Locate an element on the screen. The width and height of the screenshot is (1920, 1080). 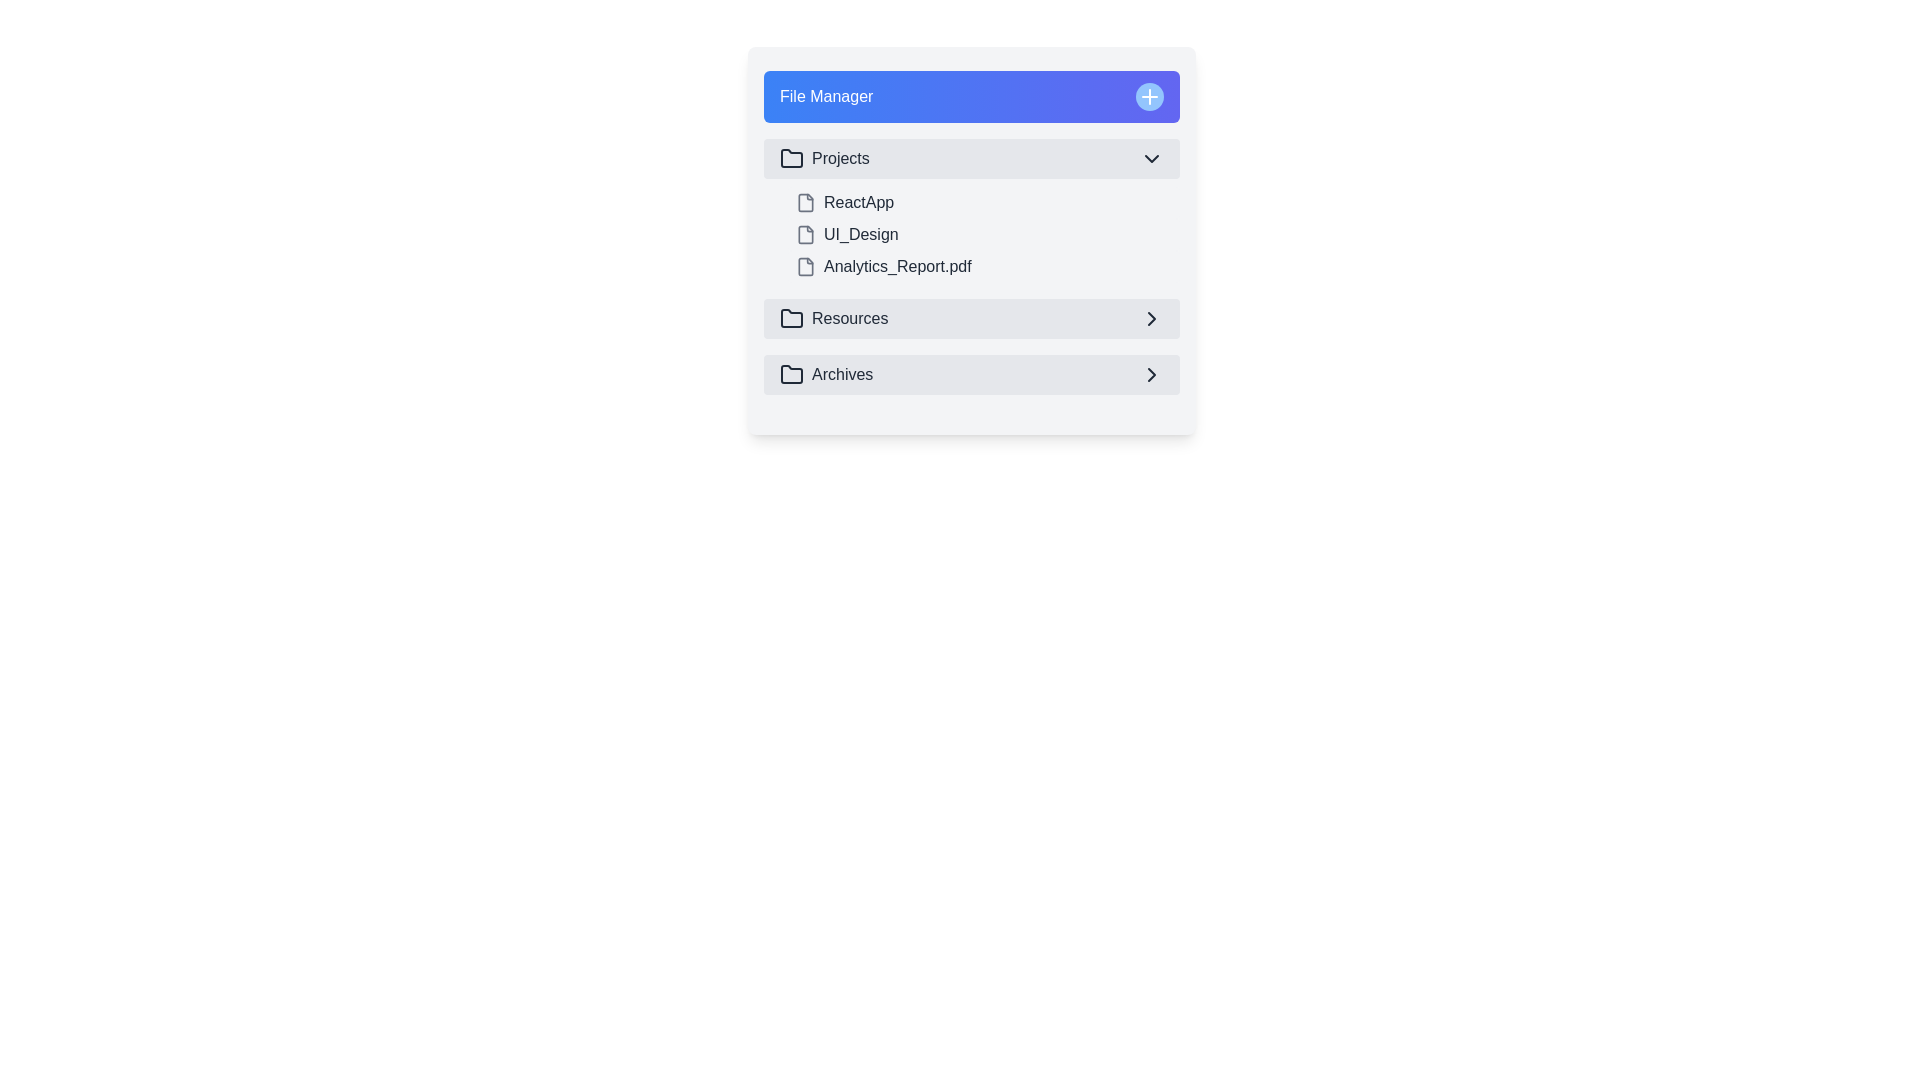
the small 'plus' icon located in the top-right corner of the blue header section labeled 'File Manager' is located at coordinates (1150, 96).